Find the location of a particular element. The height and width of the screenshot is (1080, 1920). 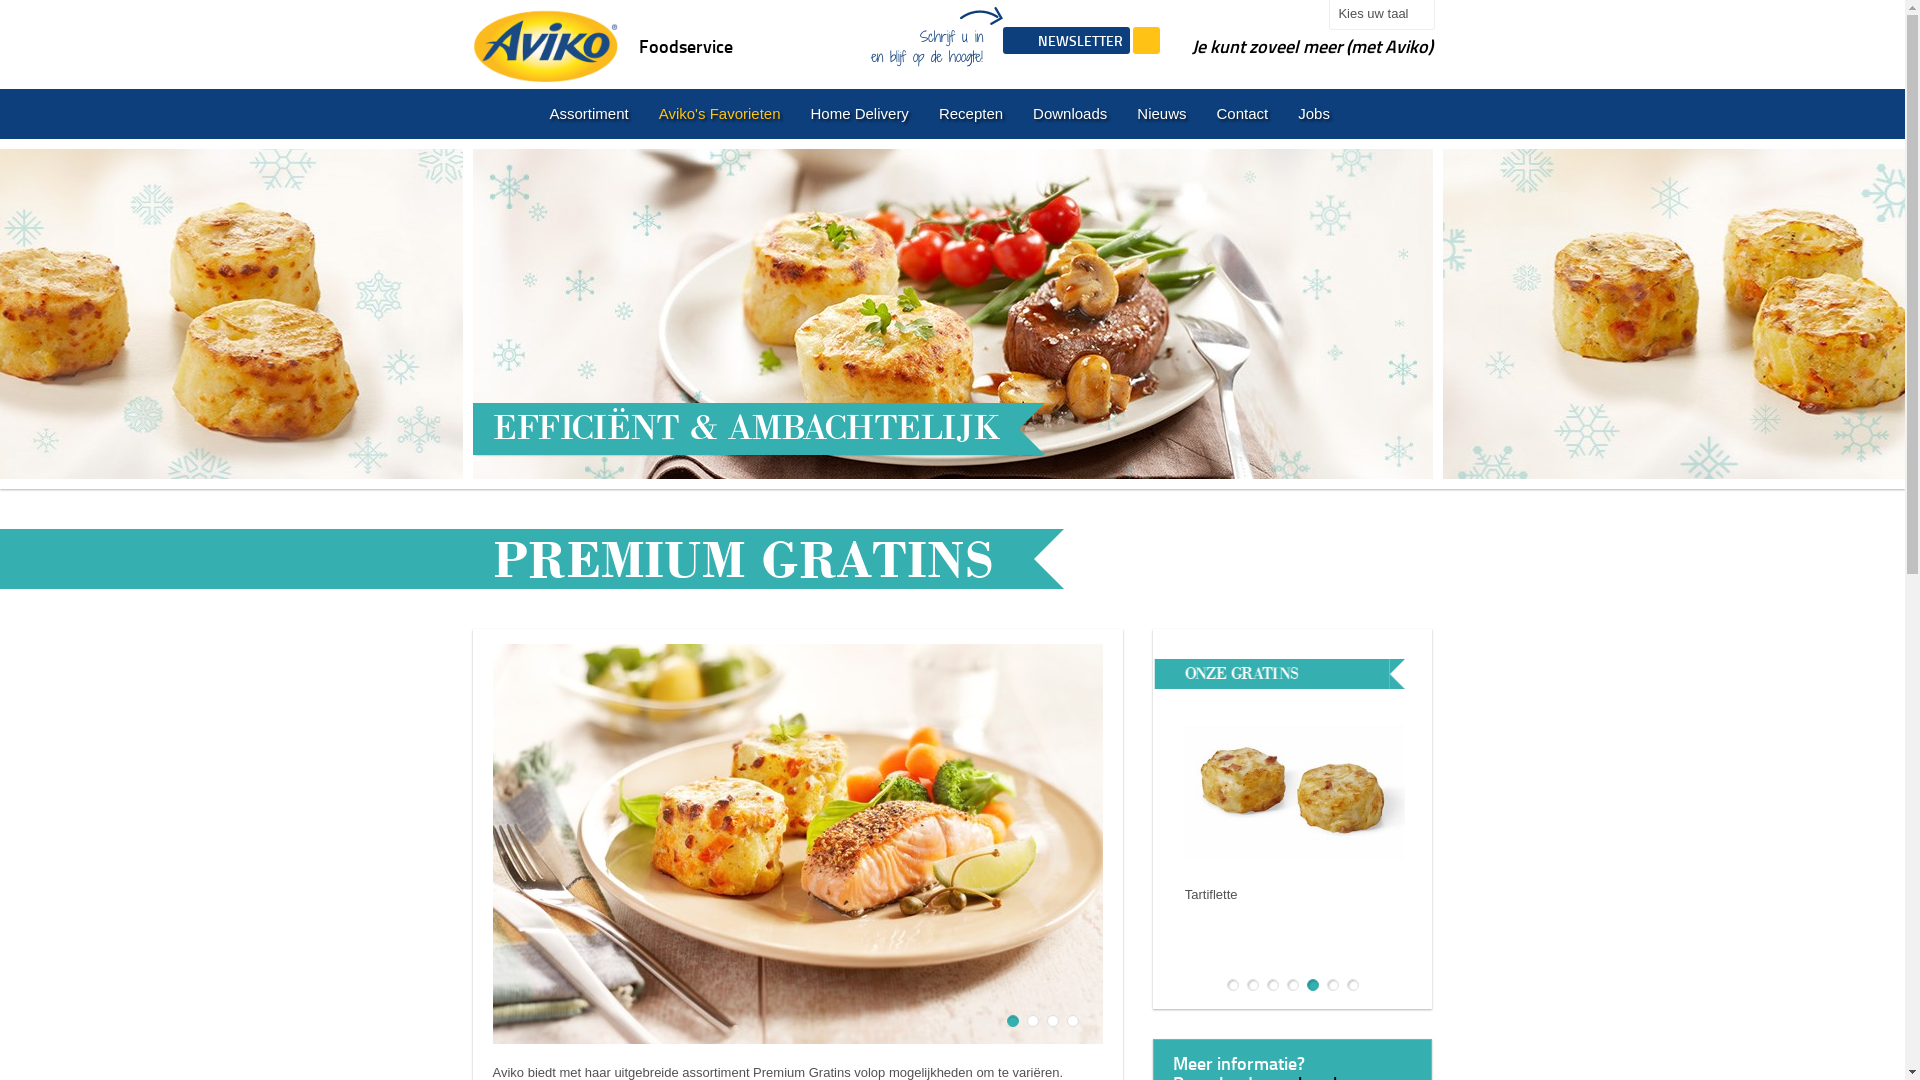

'NEWSLETTER' is located at coordinates (1064, 40).